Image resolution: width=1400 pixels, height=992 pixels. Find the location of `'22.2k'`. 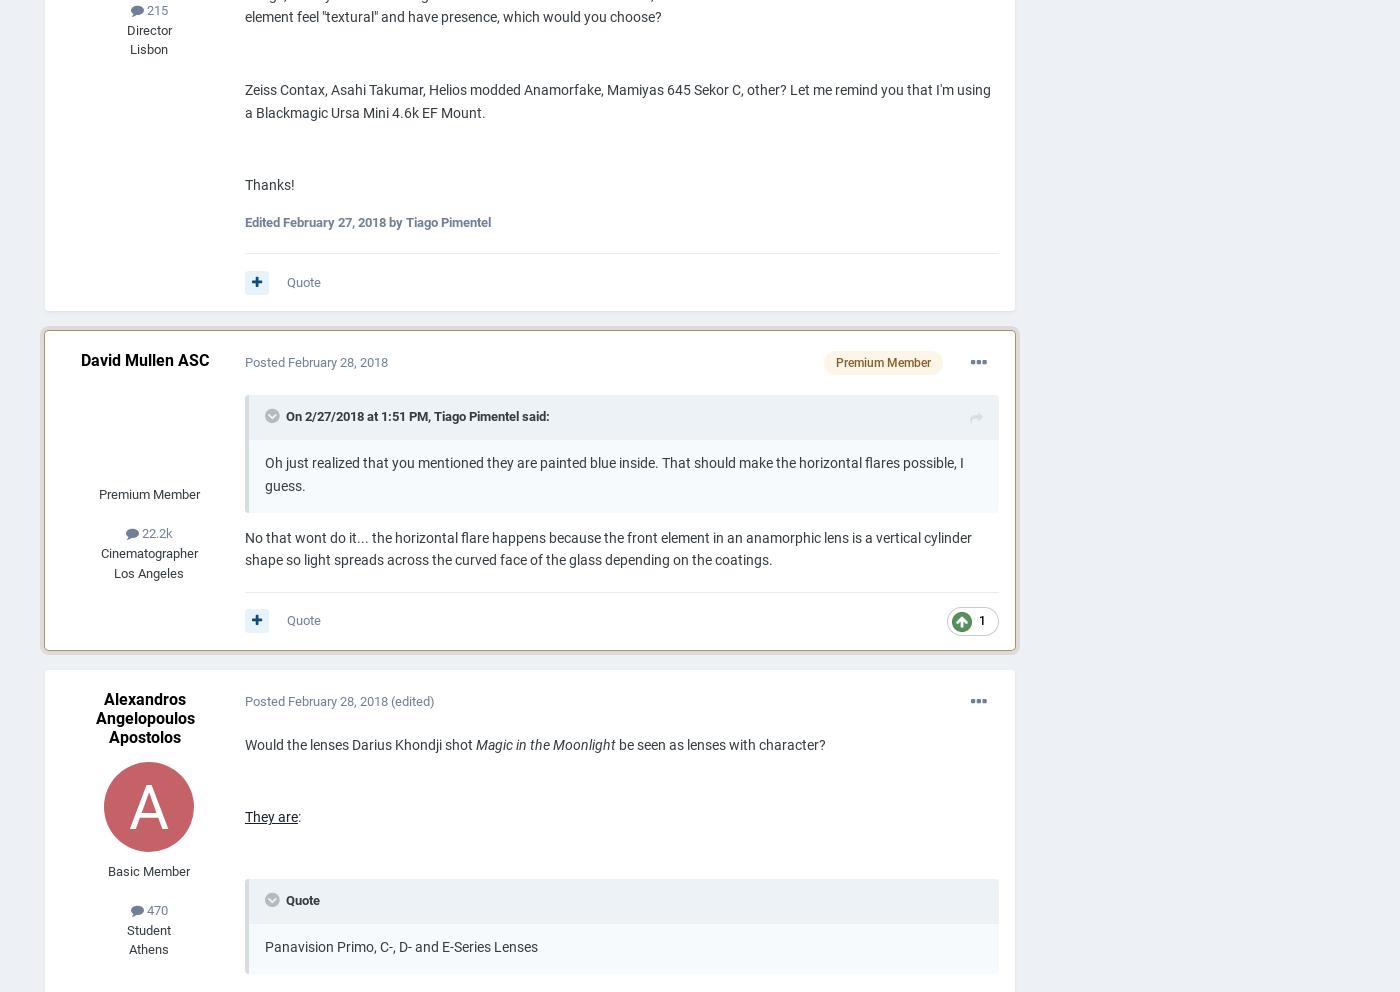

'22.2k' is located at coordinates (154, 532).